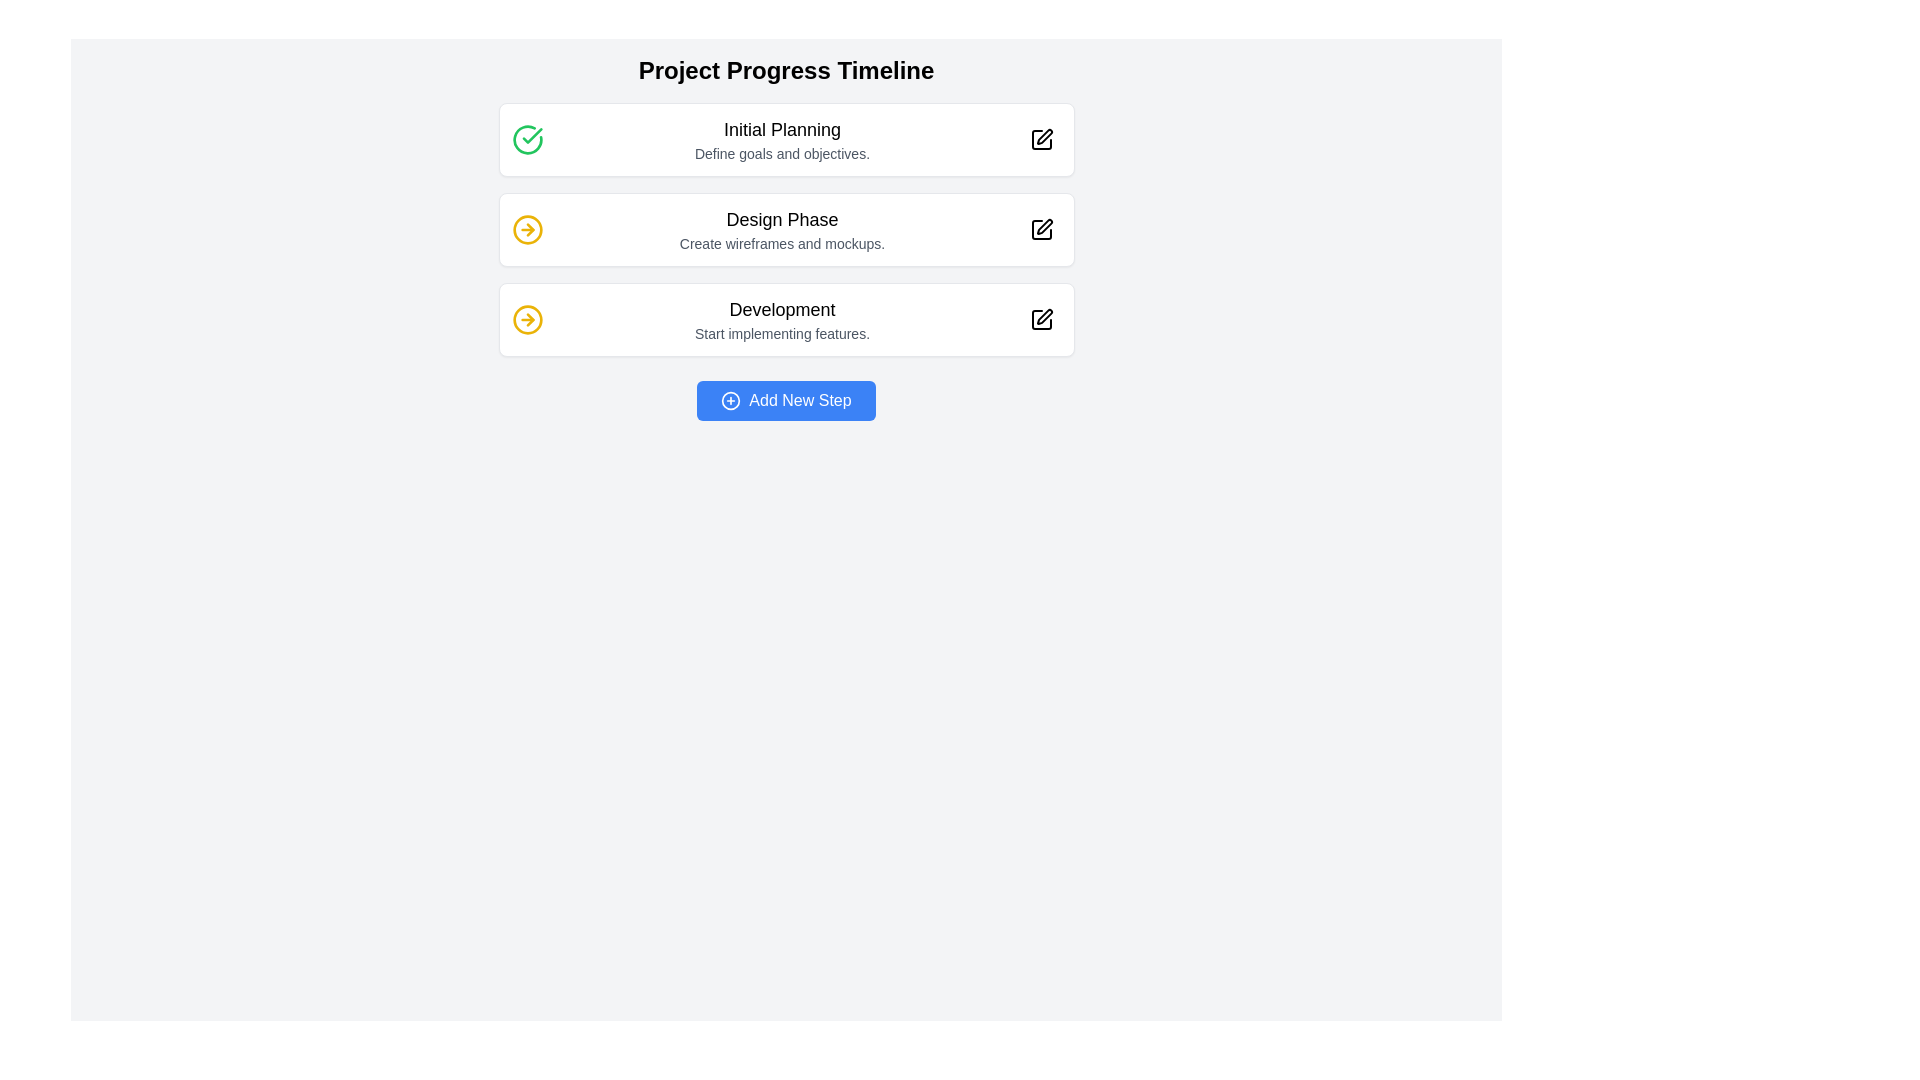 The width and height of the screenshot is (1920, 1080). I want to click on the circular graphical component representing the 'Development' step in the project timeline, located to the left of the 'Development' text, so click(527, 229).